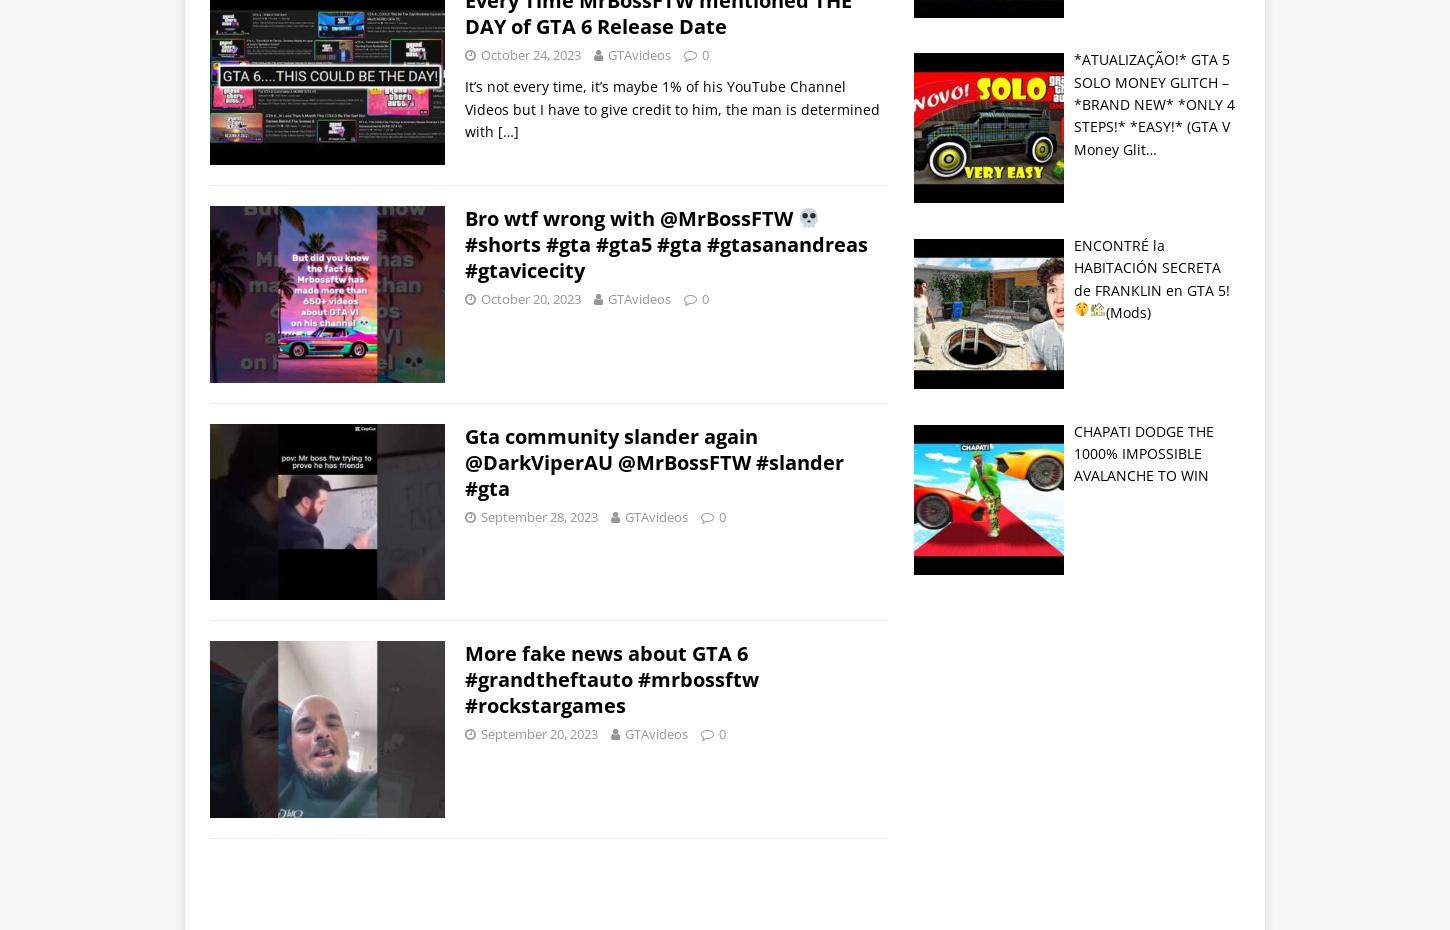 This screenshot has height=930, width=1450. I want to click on 'More fake news about GTA 6 #grandtheftauto #mrbossftw #rockstargames', so click(464, 678).